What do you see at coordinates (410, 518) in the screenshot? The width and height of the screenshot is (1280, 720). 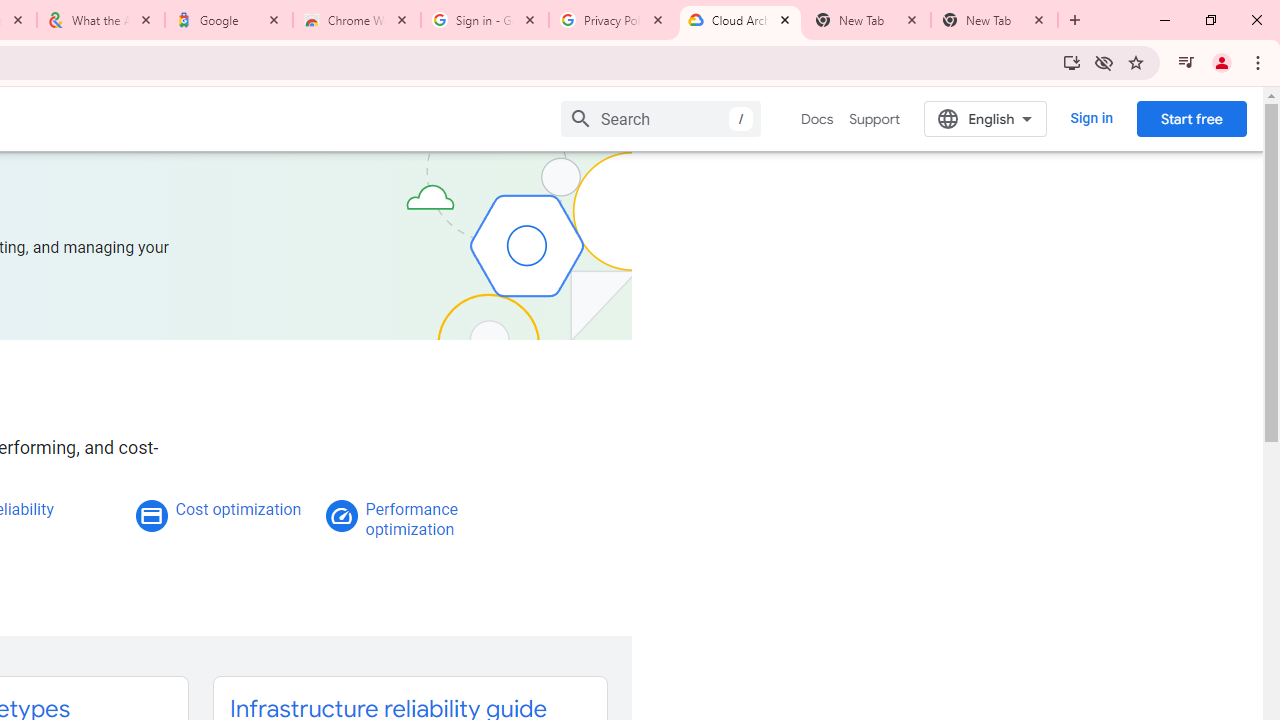 I see `'Performance optimization'` at bounding box center [410, 518].